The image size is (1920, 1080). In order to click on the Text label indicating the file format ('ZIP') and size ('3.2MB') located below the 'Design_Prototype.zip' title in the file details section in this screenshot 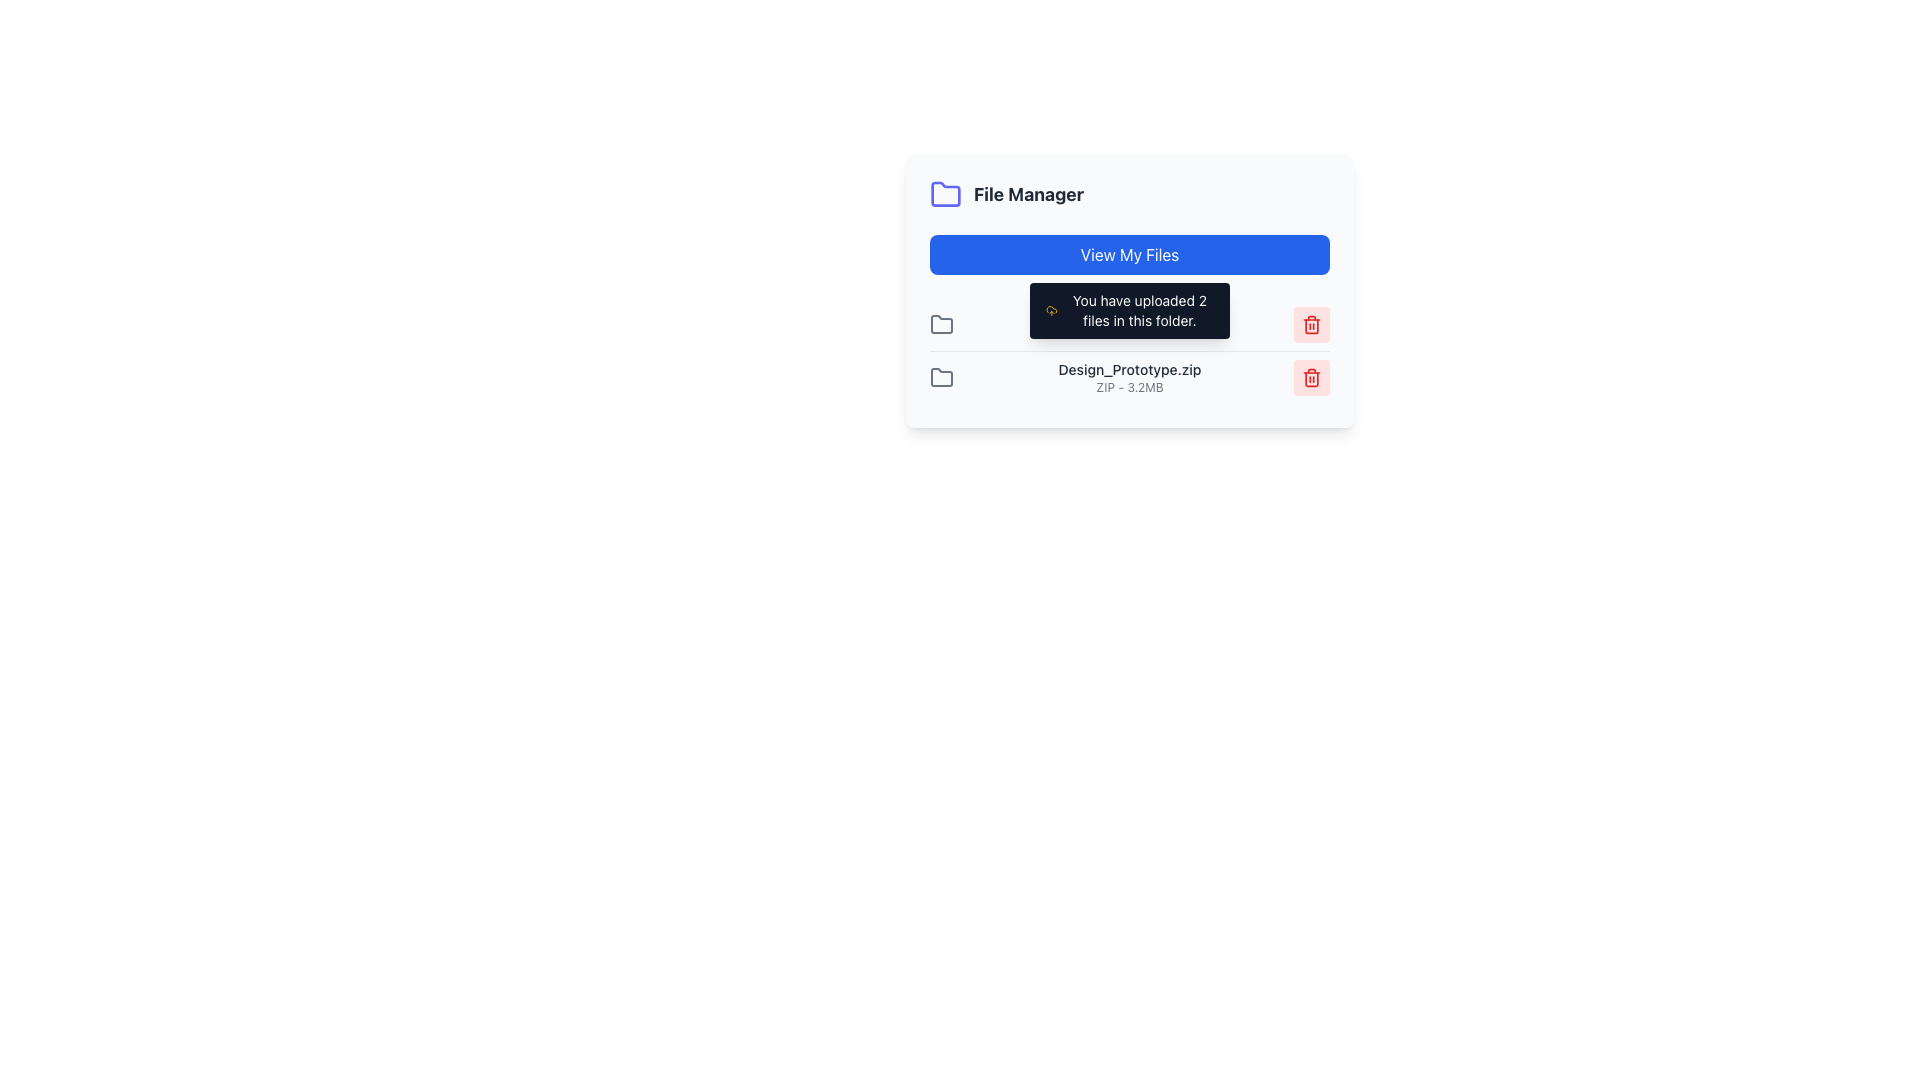, I will do `click(1129, 388)`.